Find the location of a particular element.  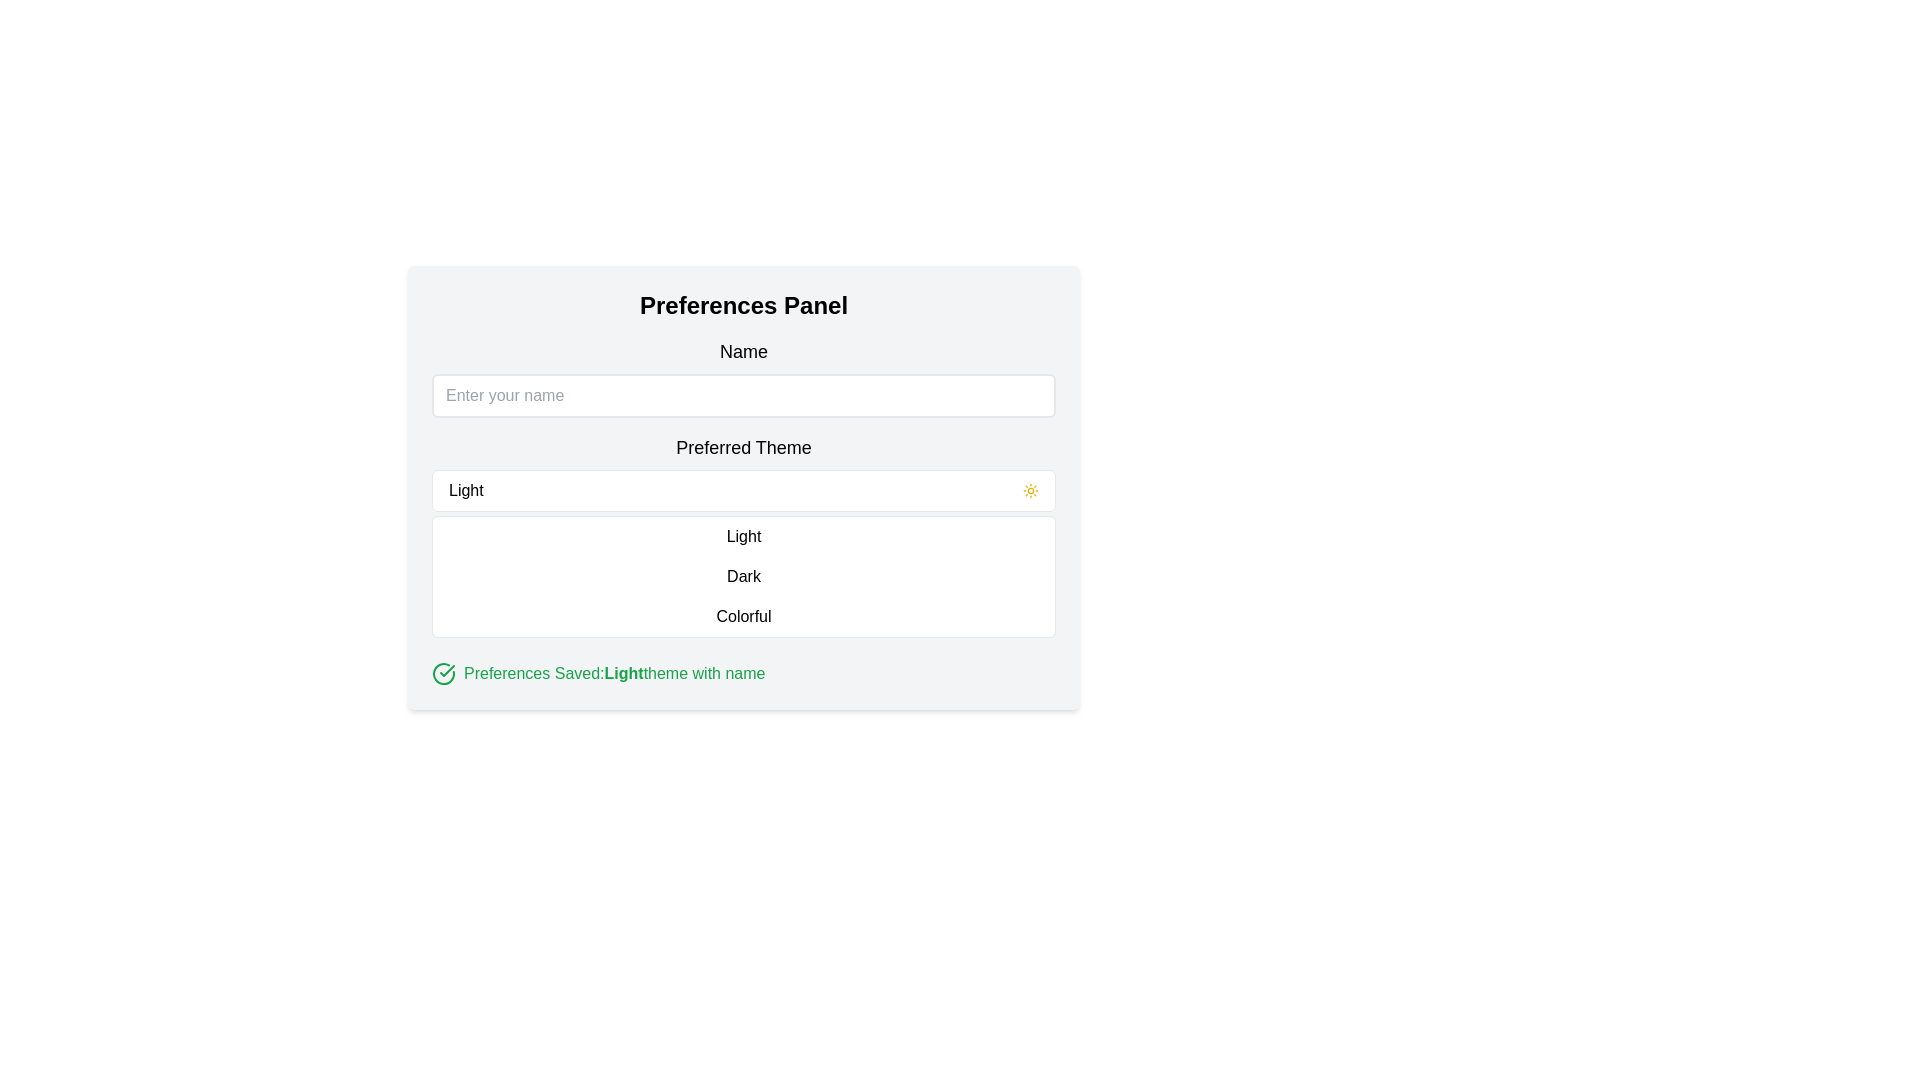

the static text element displaying 'Preferences Panel', which is a bold and large heading located at the top and center of the preferences panel is located at coordinates (743, 305).